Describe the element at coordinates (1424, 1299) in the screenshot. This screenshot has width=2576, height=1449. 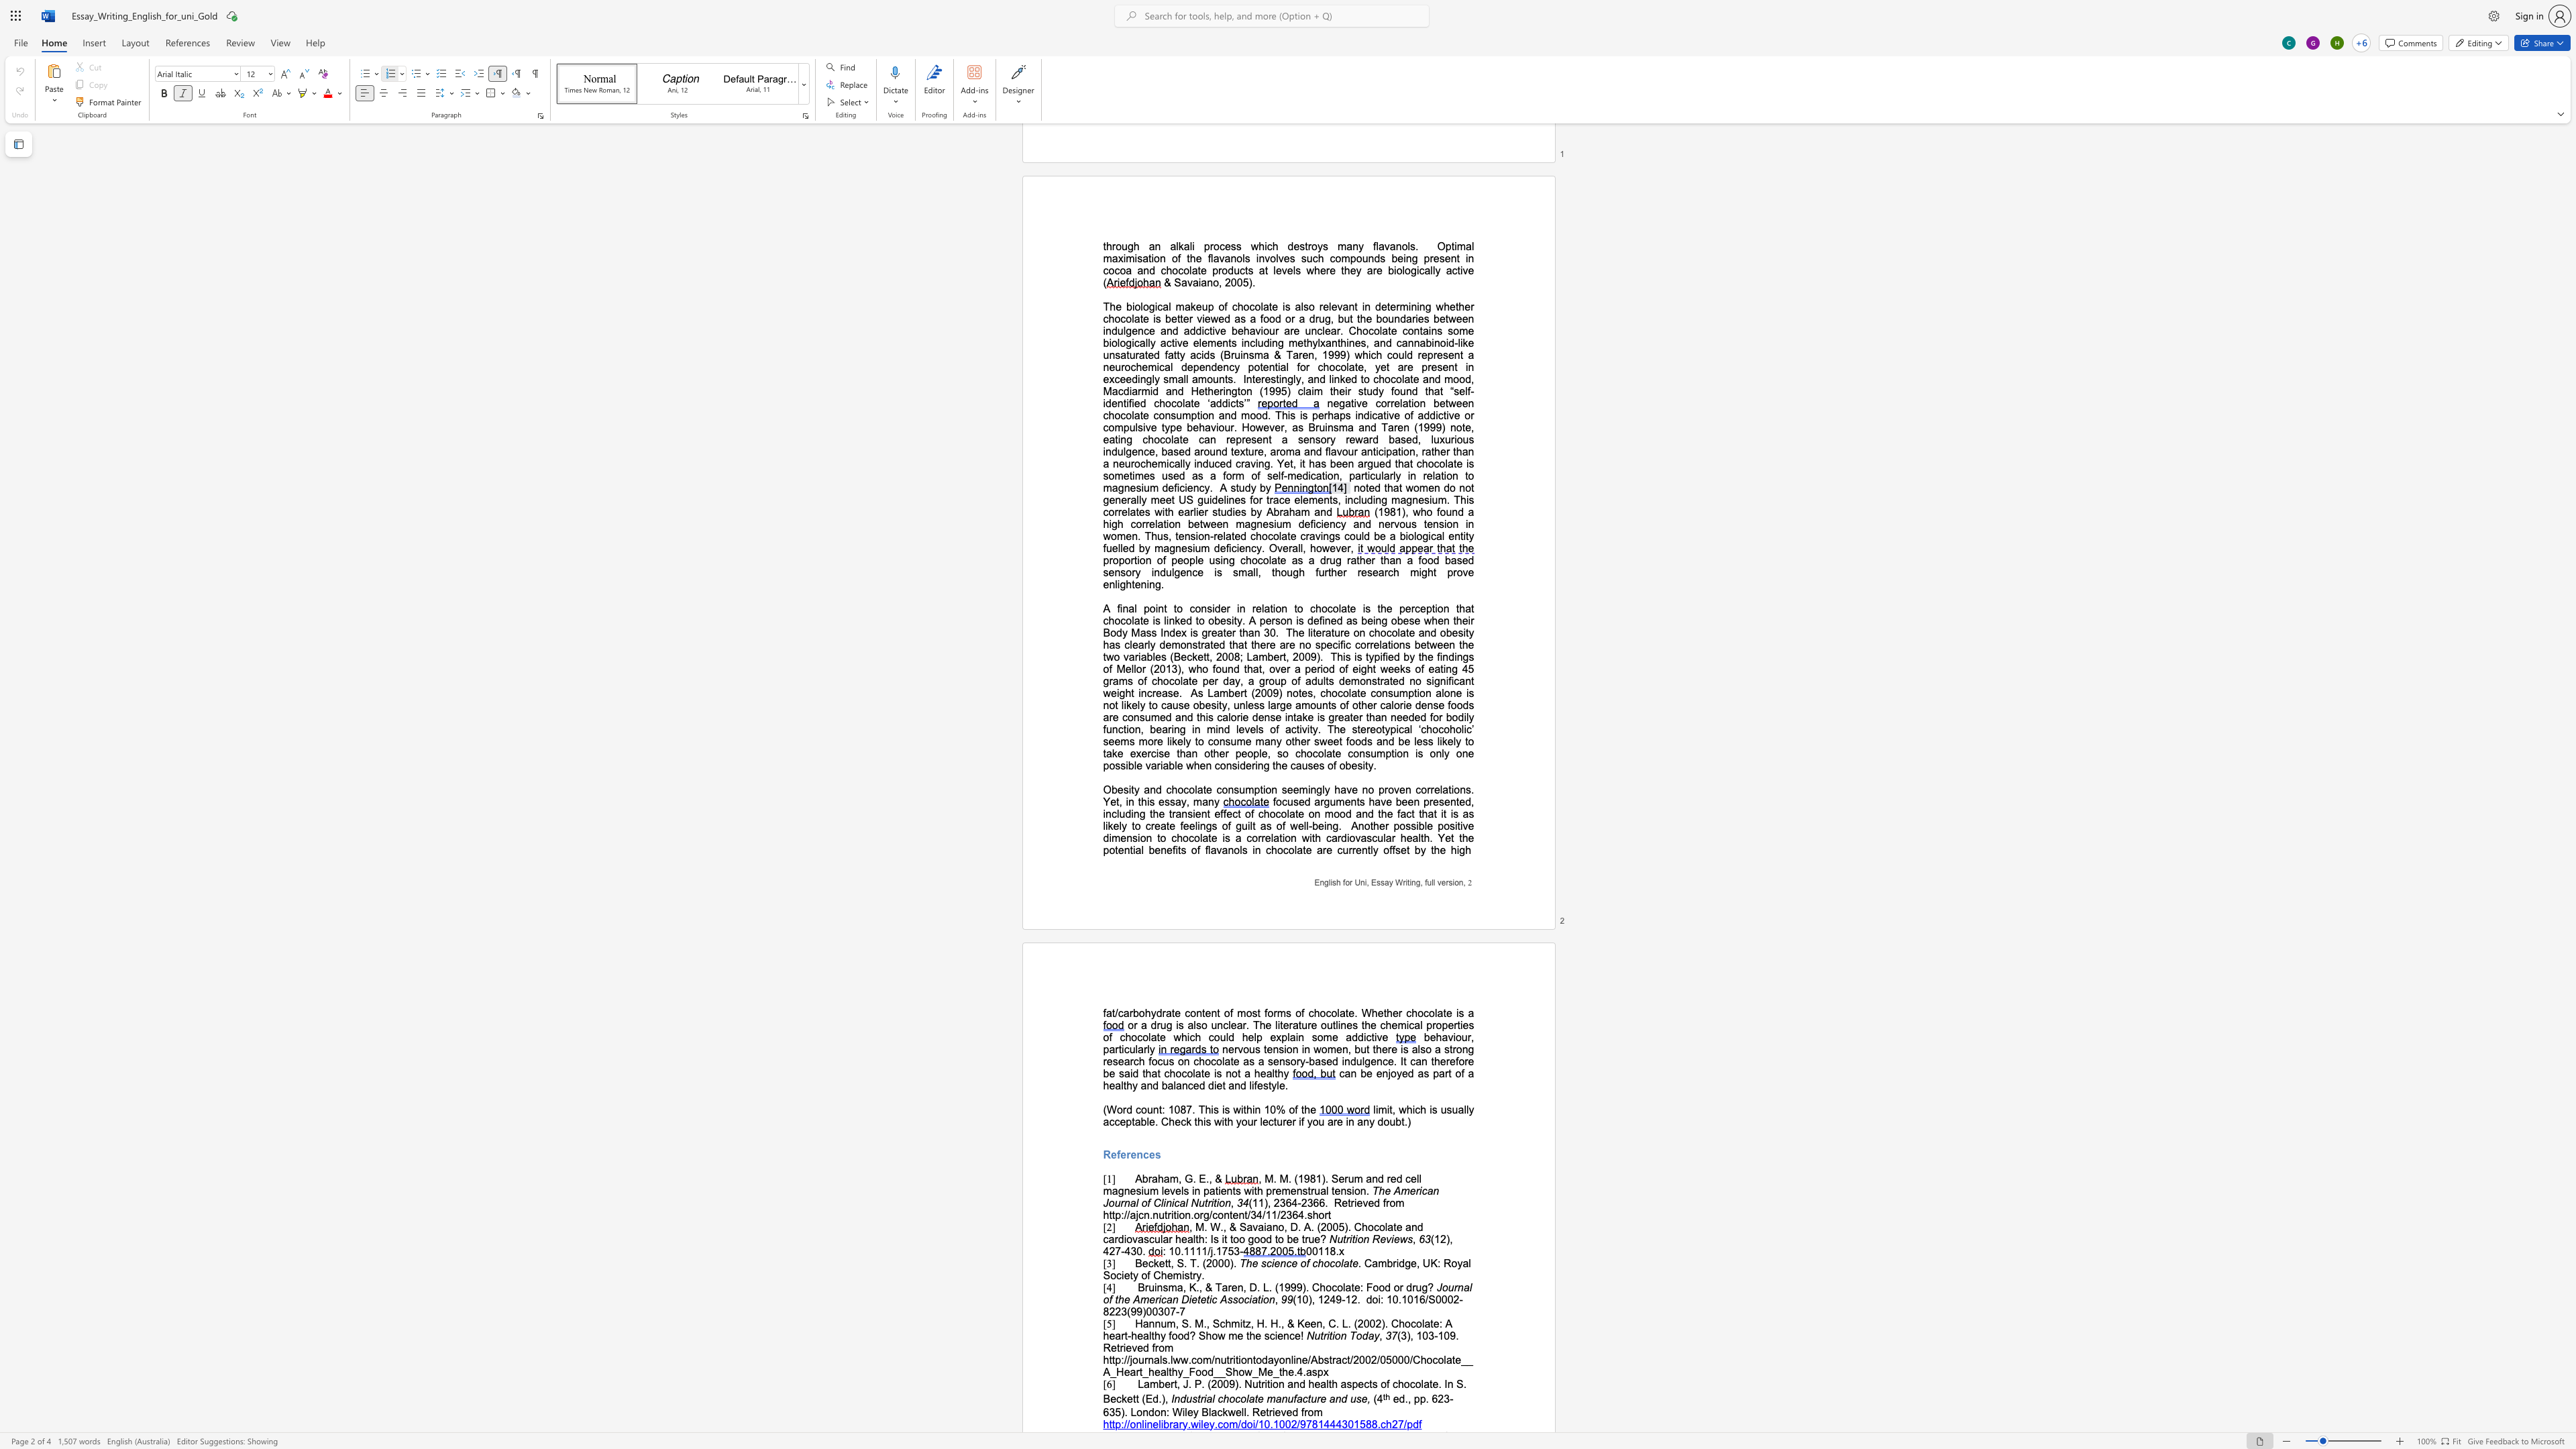
I see `the space between the continuous character "6" and "/" in the text` at that location.